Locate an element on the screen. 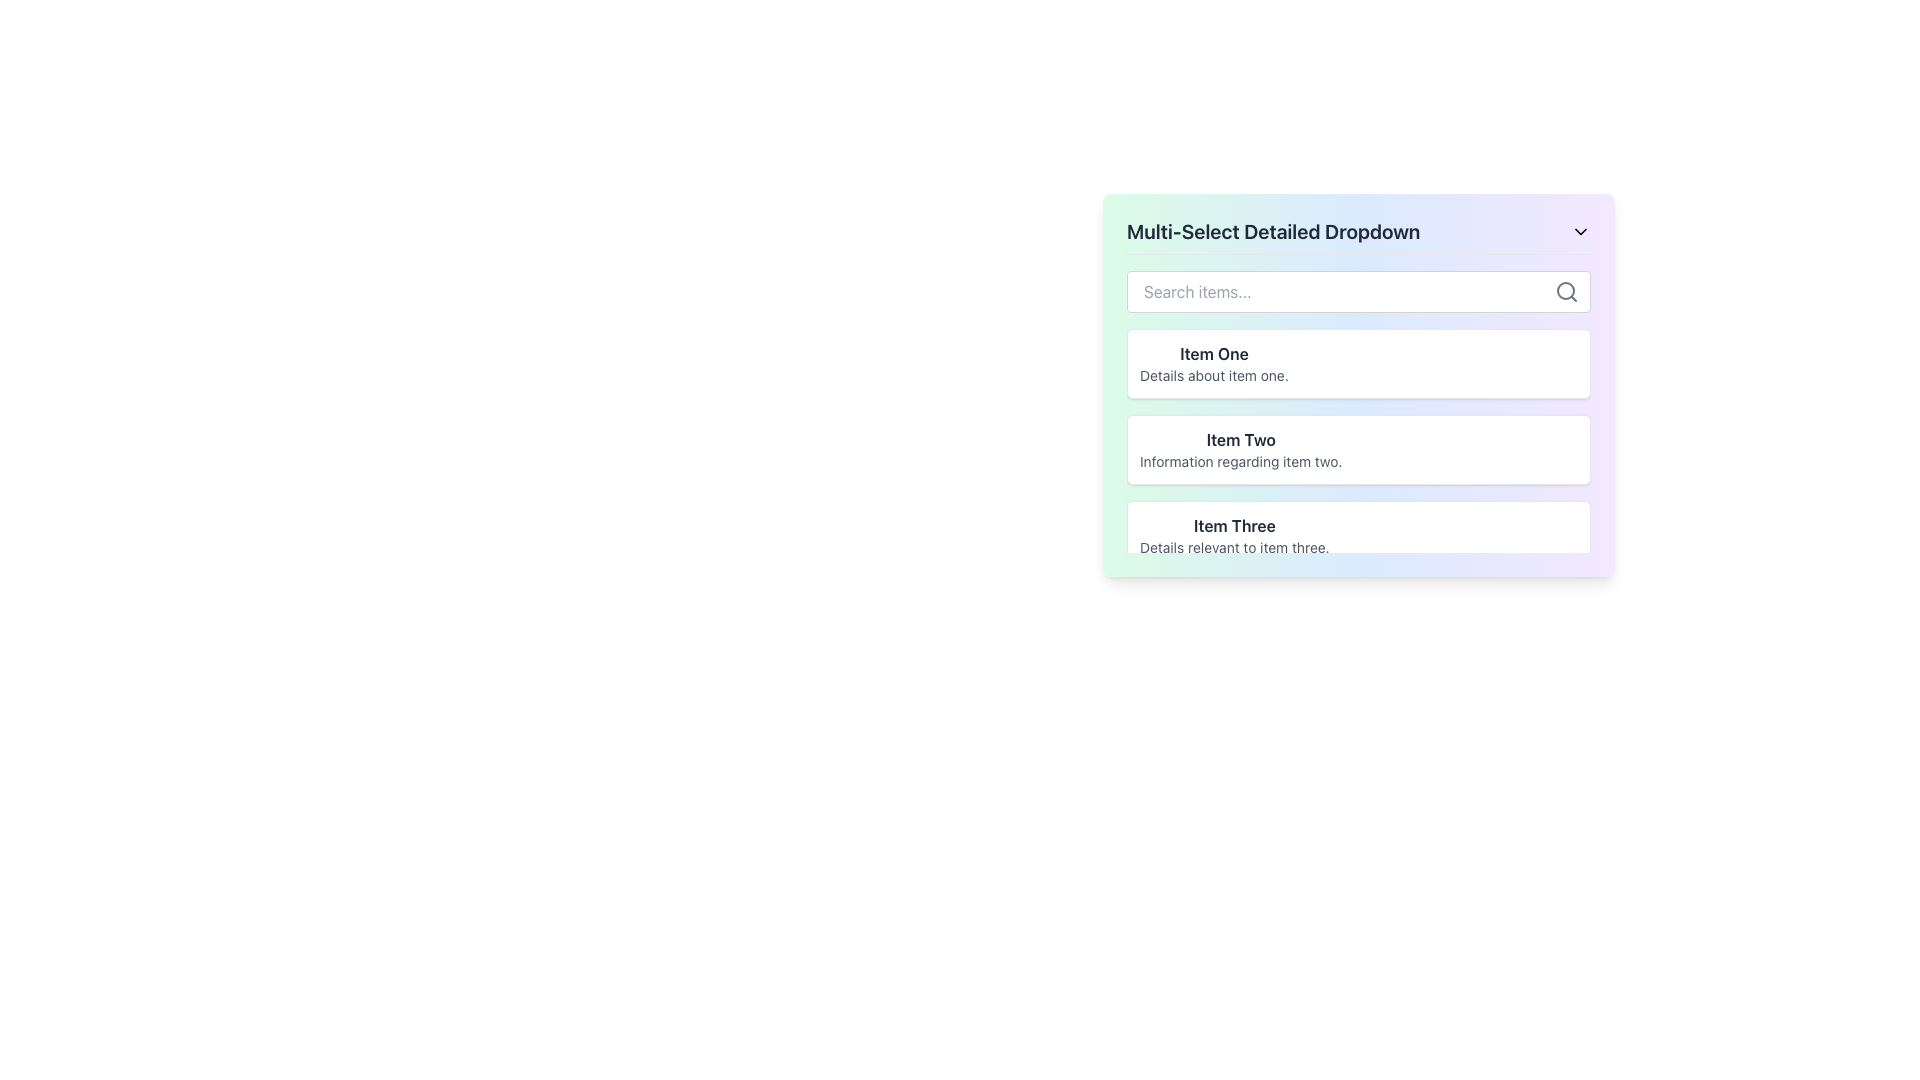 The image size is (1920, 1080). the second selectable list item titled 'Item Two' in the dropdown interface is located at coordinates (1358, 450).